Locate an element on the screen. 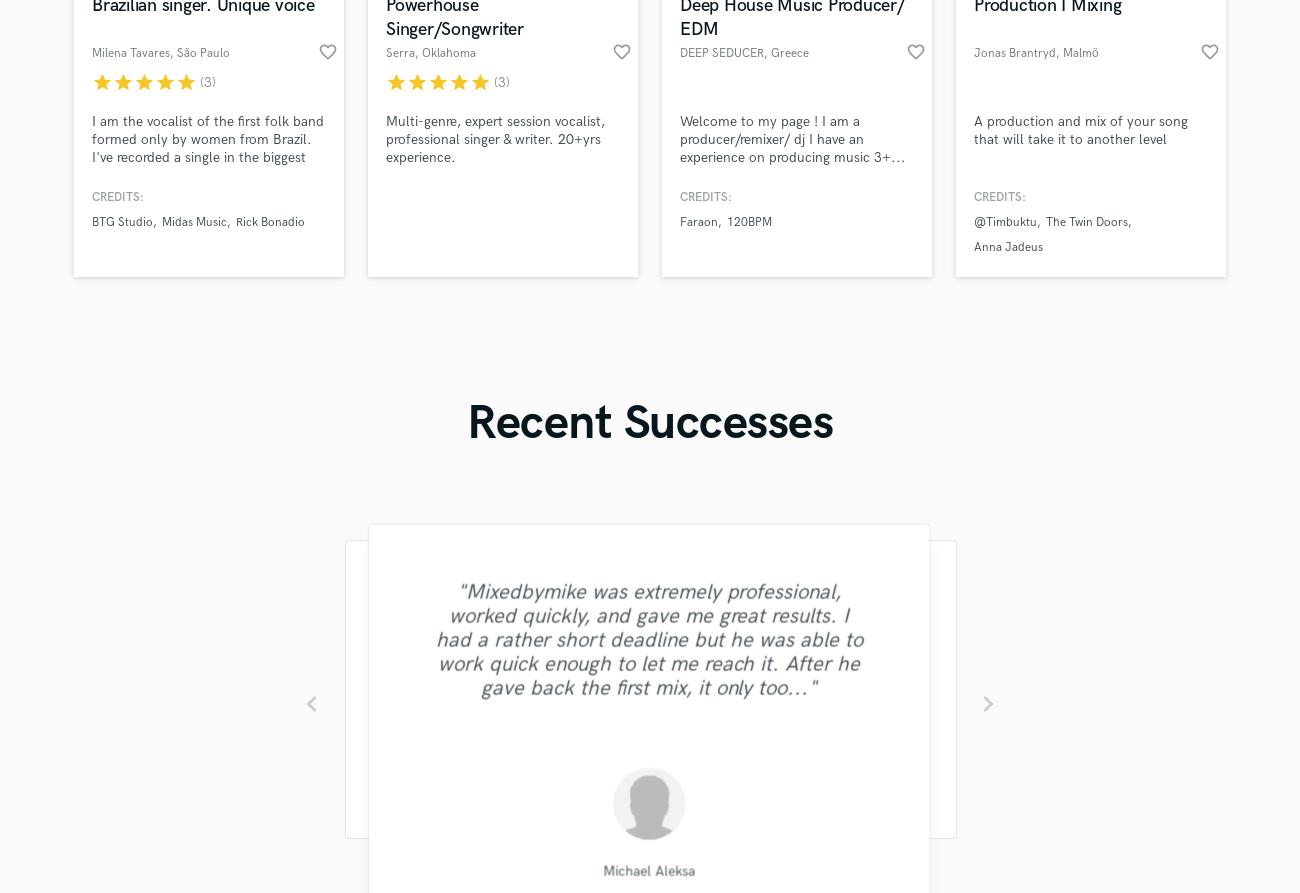 The width and height of the screenshot is (1300, 893). ', Greece' is located at coordinates (785, 53).